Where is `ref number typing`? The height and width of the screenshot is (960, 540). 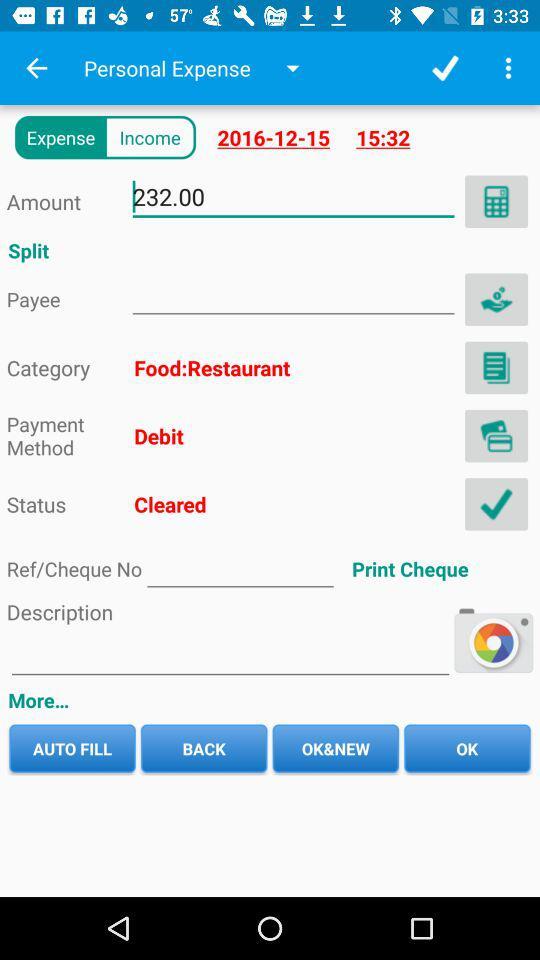
ref number typing is located at coordinates (240, 568).